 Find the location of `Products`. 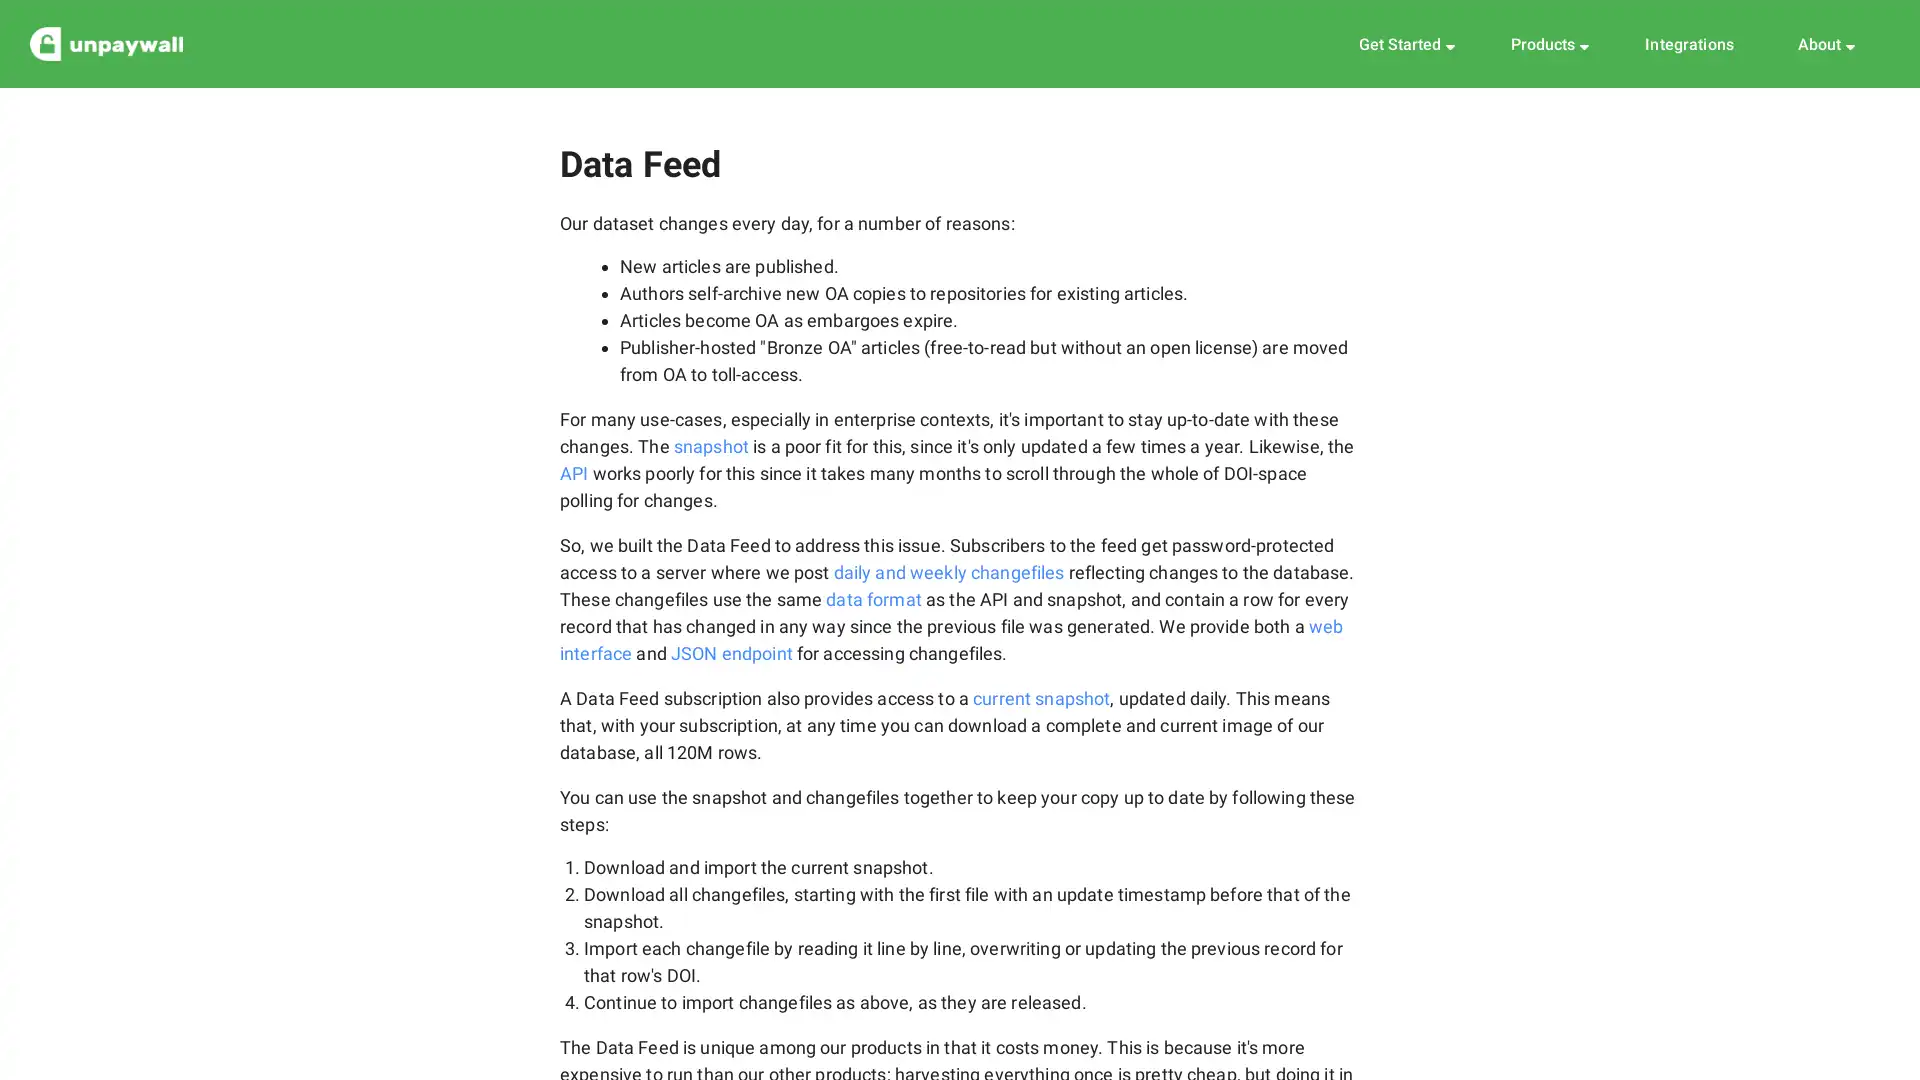

Products is located at coordinates (1549, 43).